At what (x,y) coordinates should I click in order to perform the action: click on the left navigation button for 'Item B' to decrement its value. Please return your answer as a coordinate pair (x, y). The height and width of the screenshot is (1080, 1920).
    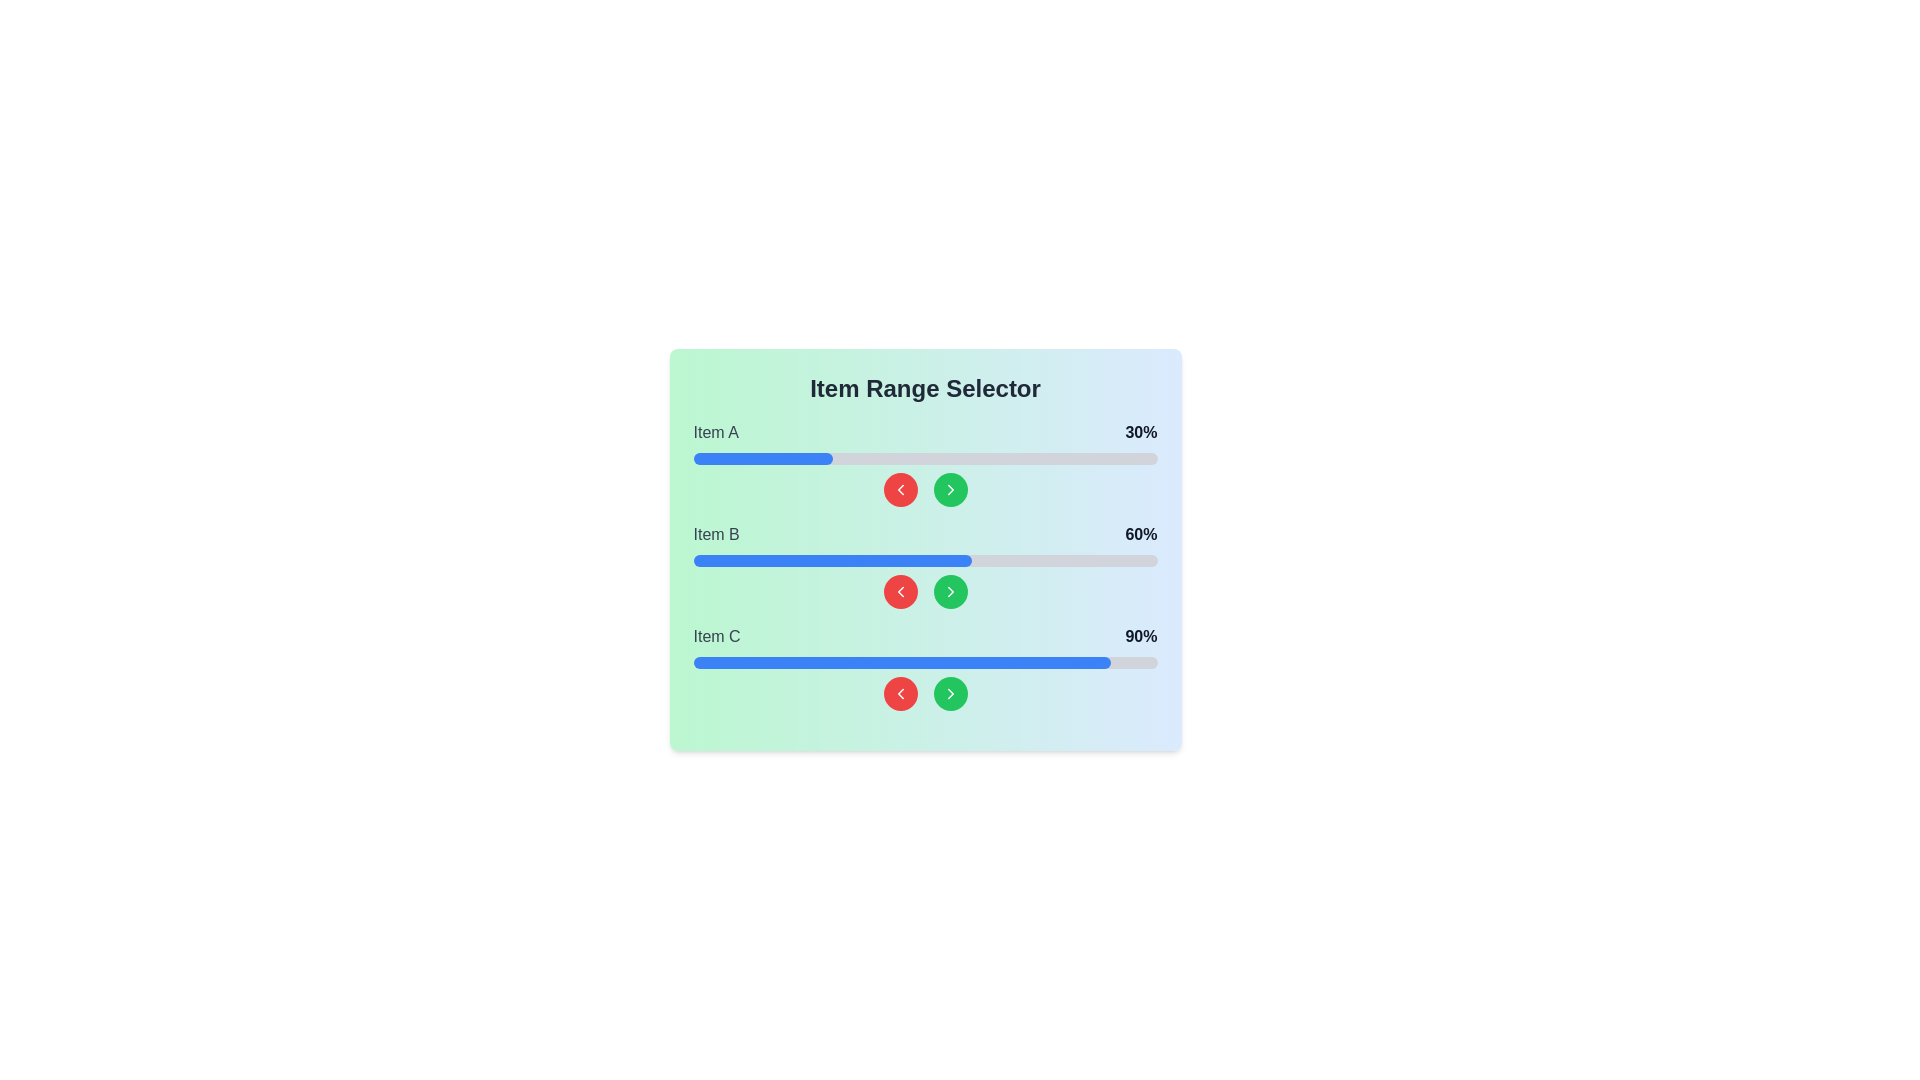
    Looking at the image, I should click on (899, 590).